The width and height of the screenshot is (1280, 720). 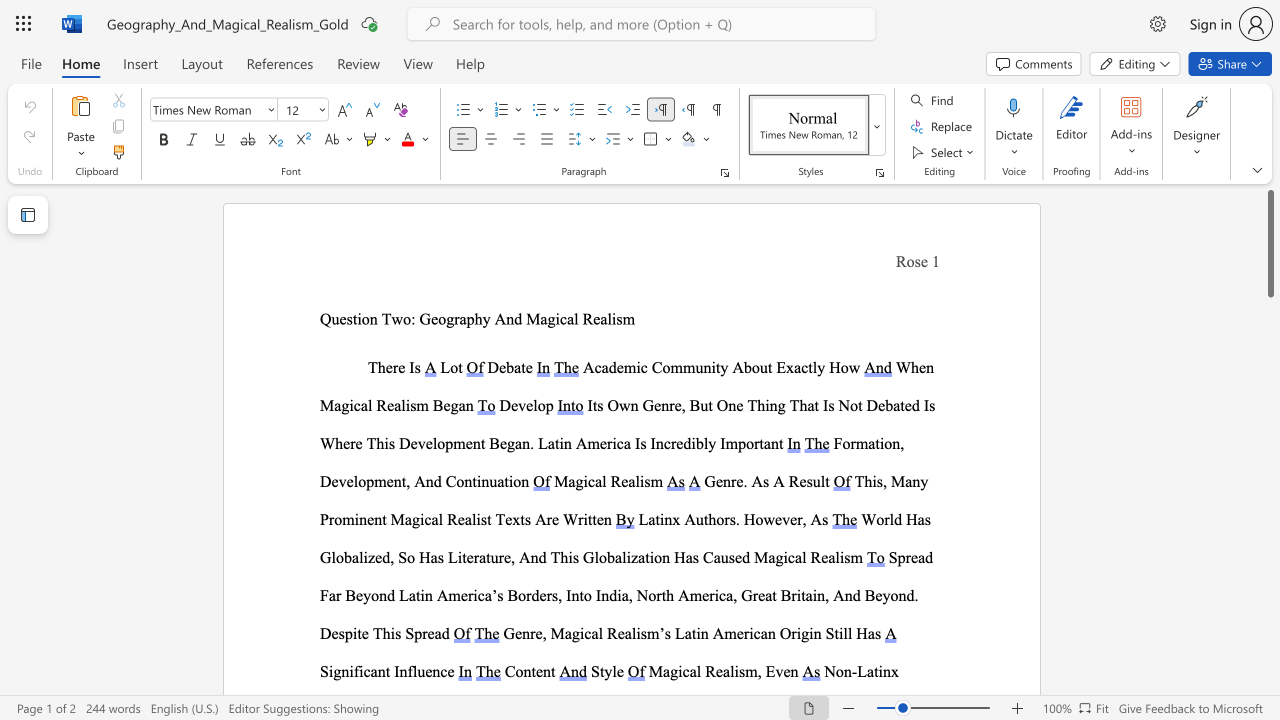 I want to click on the scrollbar to adjust the page downward, so click(x=1269, y=370).